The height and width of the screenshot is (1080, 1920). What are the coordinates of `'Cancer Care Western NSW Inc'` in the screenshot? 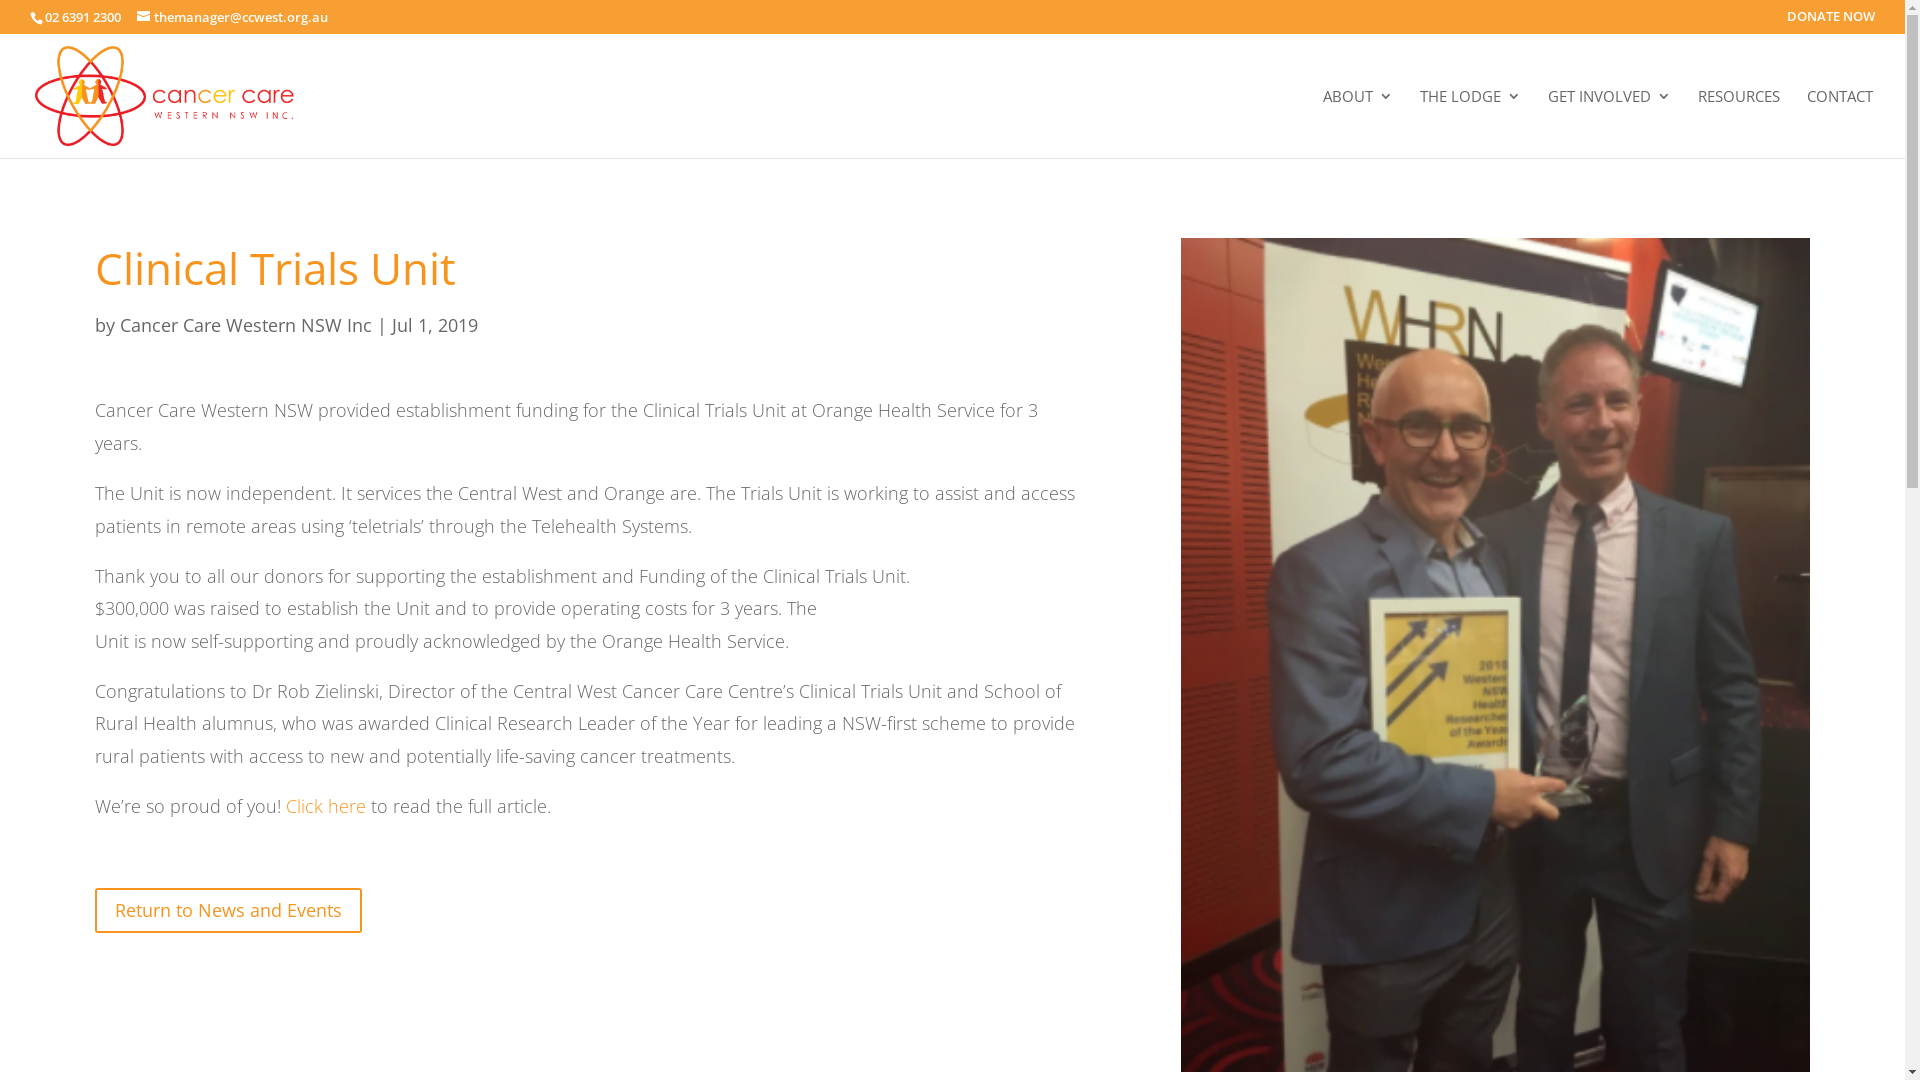 It's located at (244, 323).